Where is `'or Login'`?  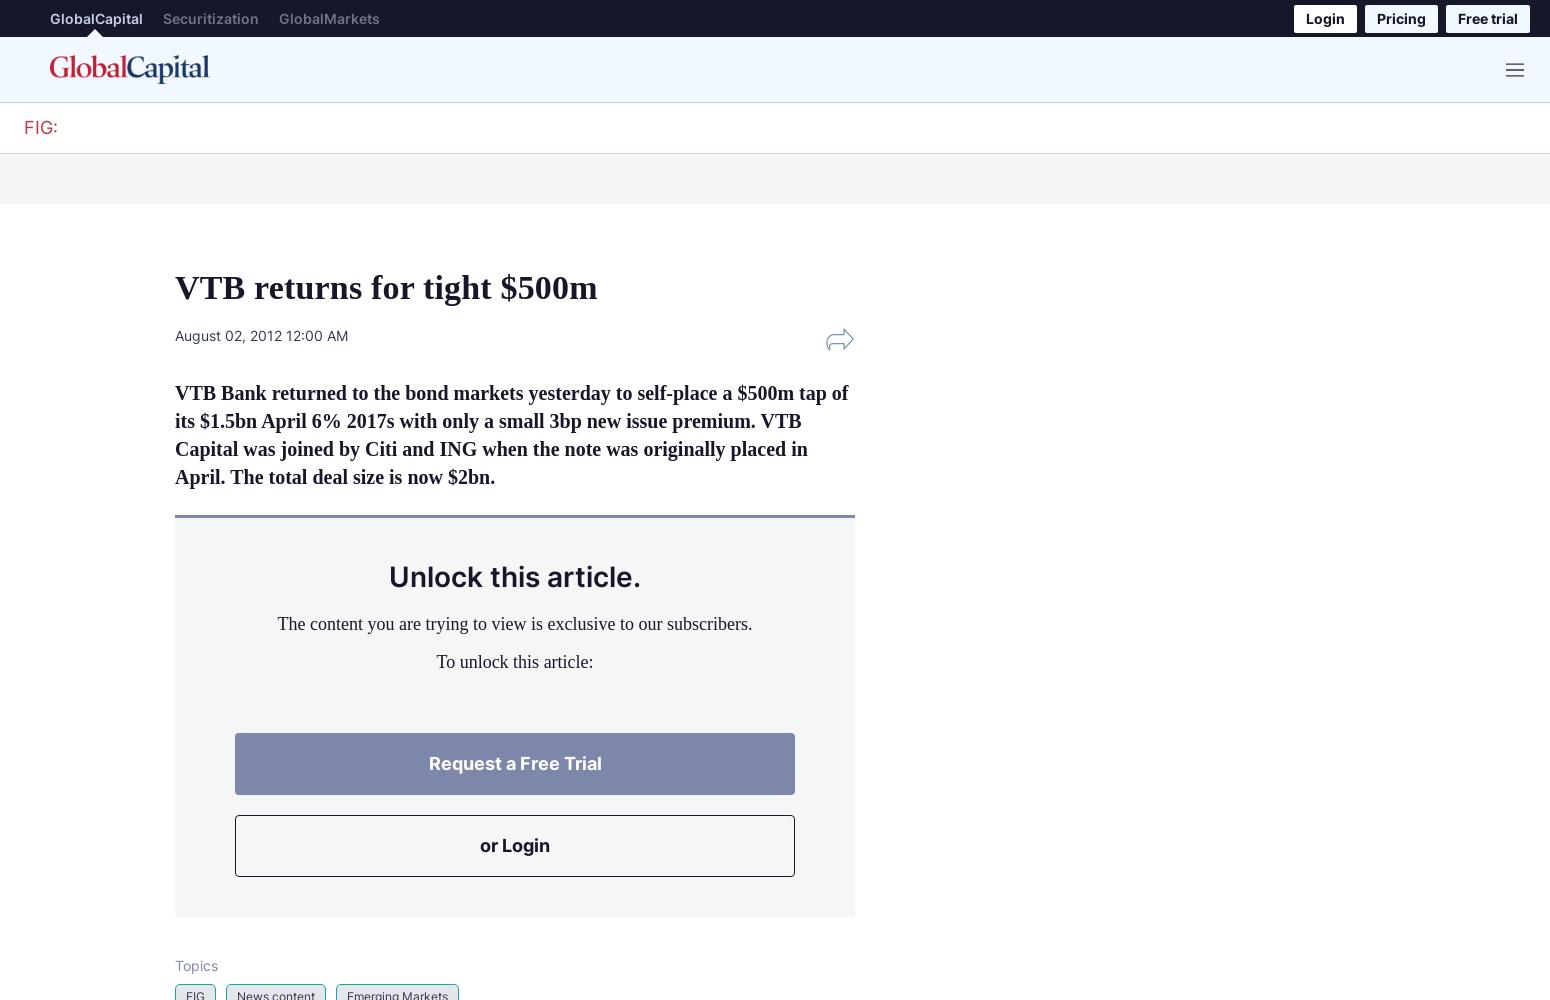 'or Login' is located at coordinates (514, 843).